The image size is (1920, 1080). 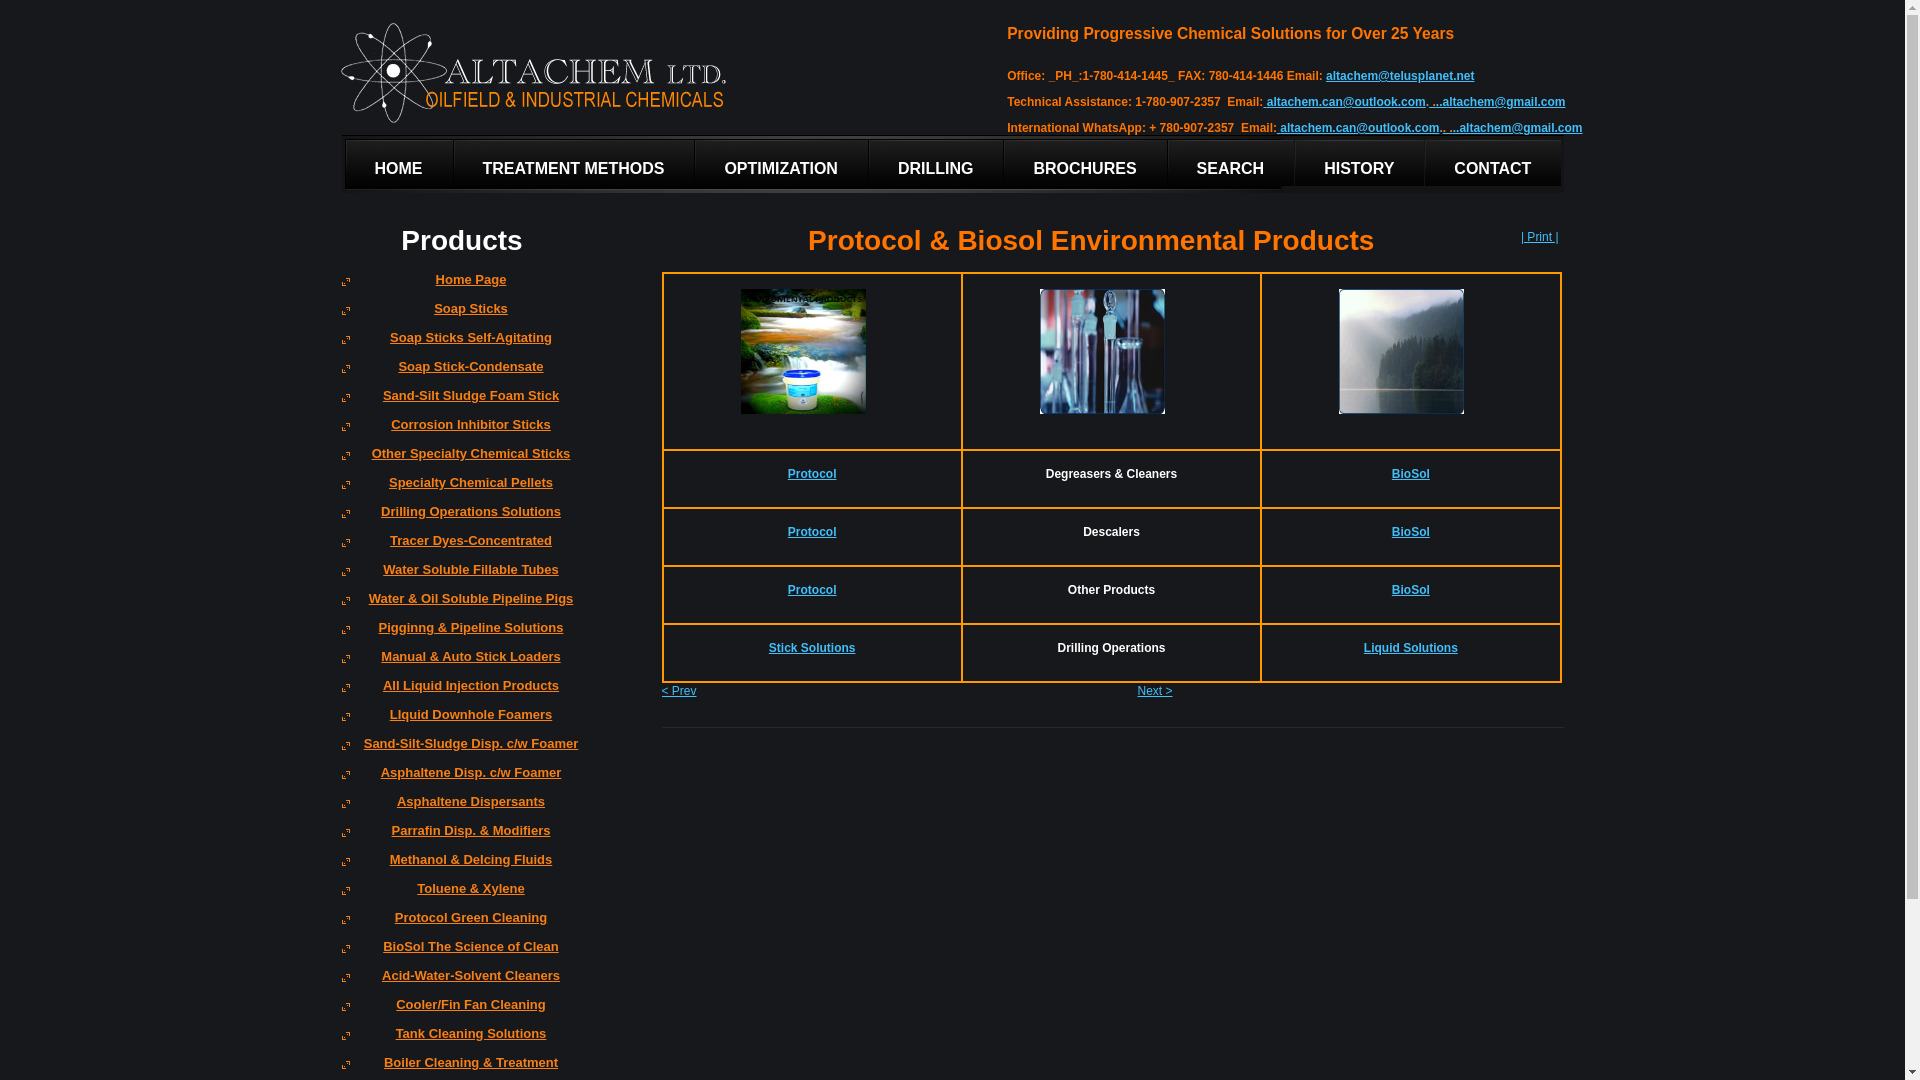 I want to click on '. .', so click(x=1448, y=127).